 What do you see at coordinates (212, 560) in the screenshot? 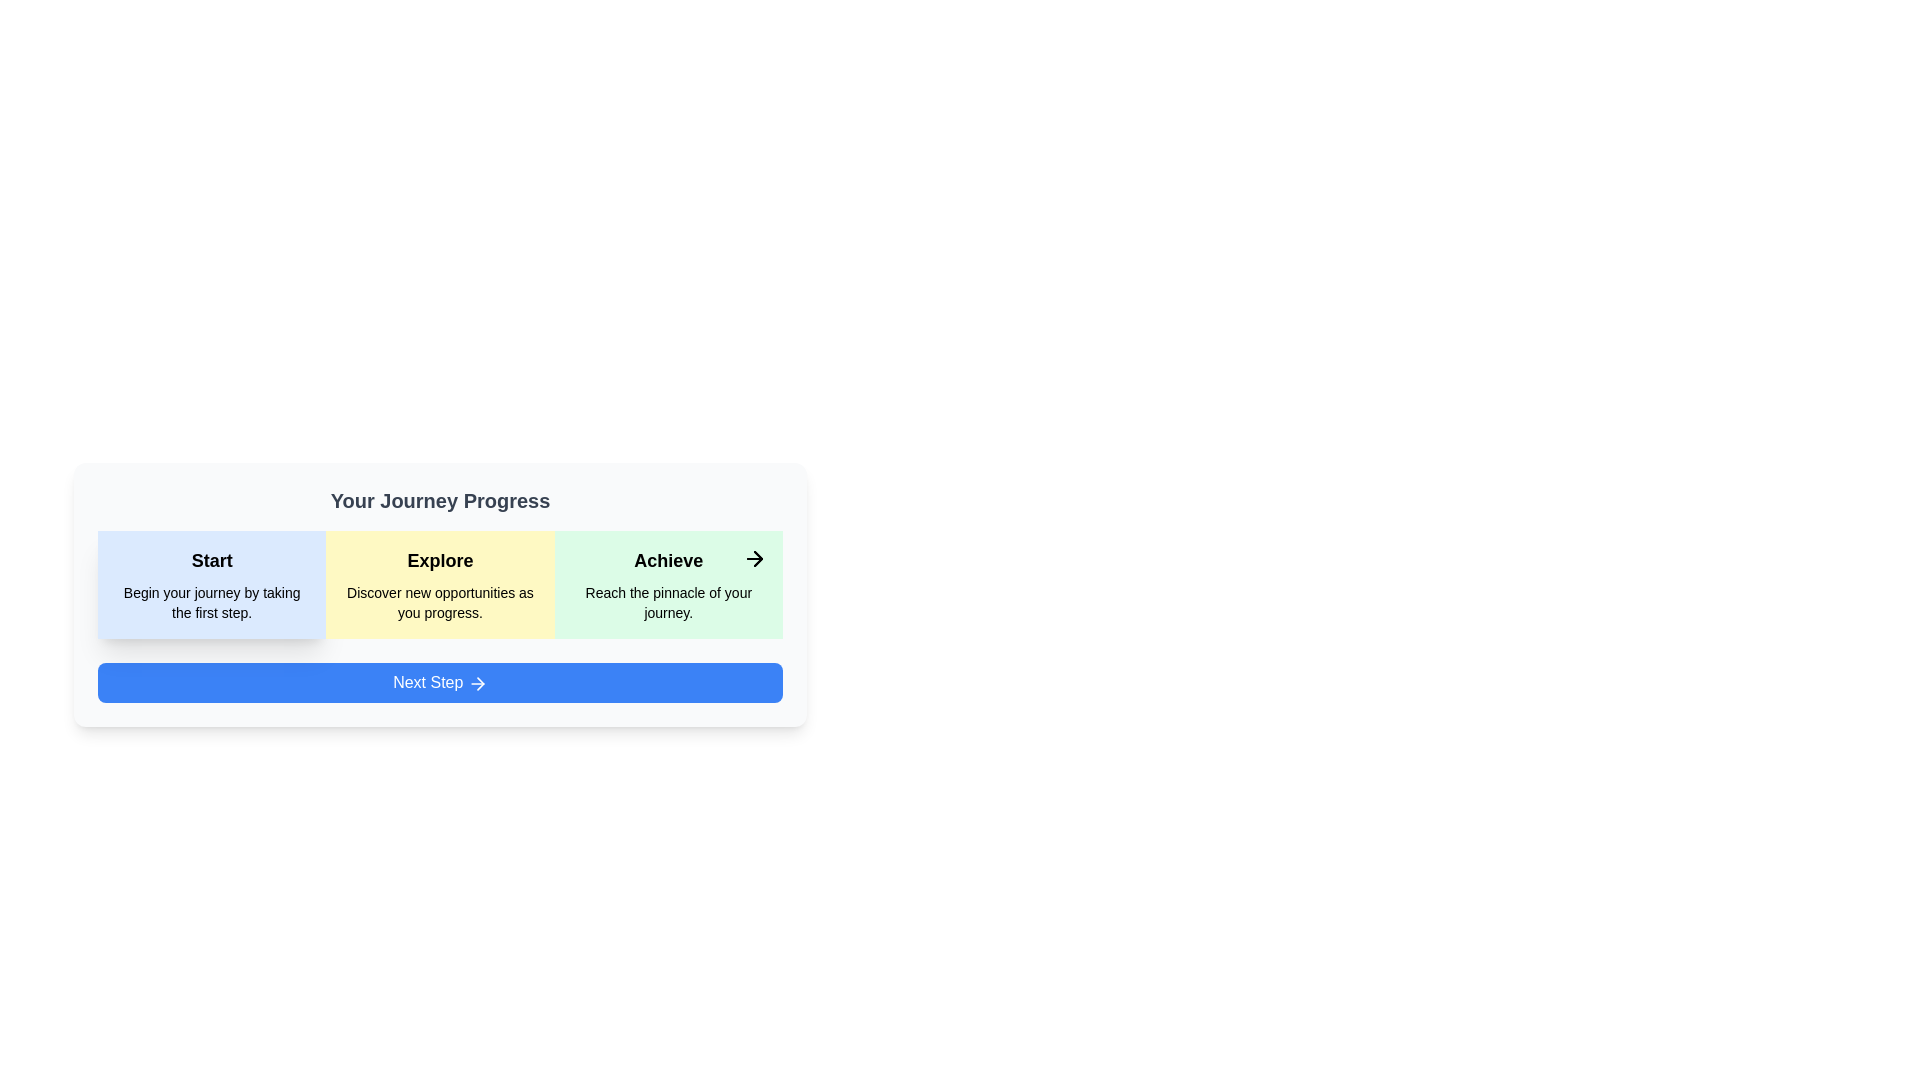
I see `the Text label that indicates the initial stage in the 'Your Journey Progress' area, positioned above the text 'Begin your journey by taking the first step.'` at bounding box center [212, 560].